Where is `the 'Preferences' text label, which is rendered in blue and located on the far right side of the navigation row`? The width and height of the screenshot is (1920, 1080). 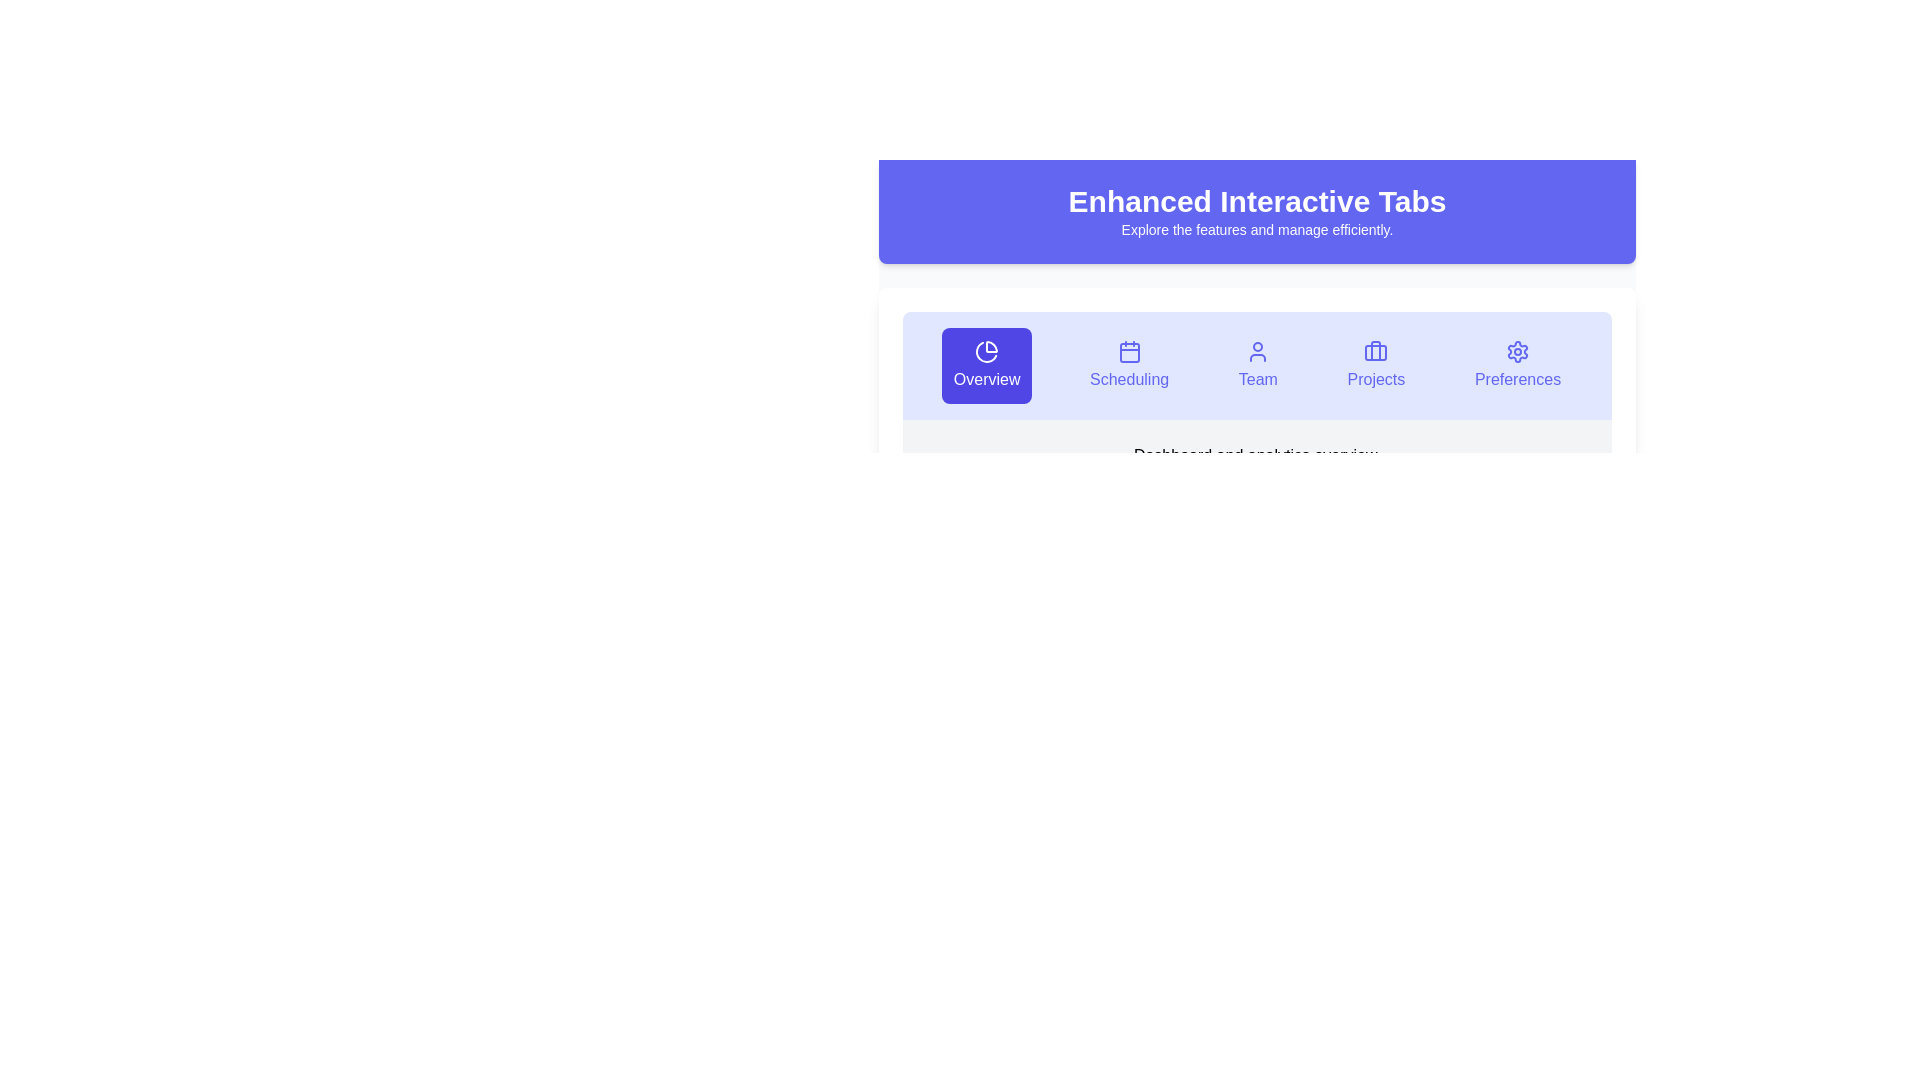
the 'Preferences' text label, which is rendered in blue and located on the far right side of the navigation row is located at coordinates (1517, 380).